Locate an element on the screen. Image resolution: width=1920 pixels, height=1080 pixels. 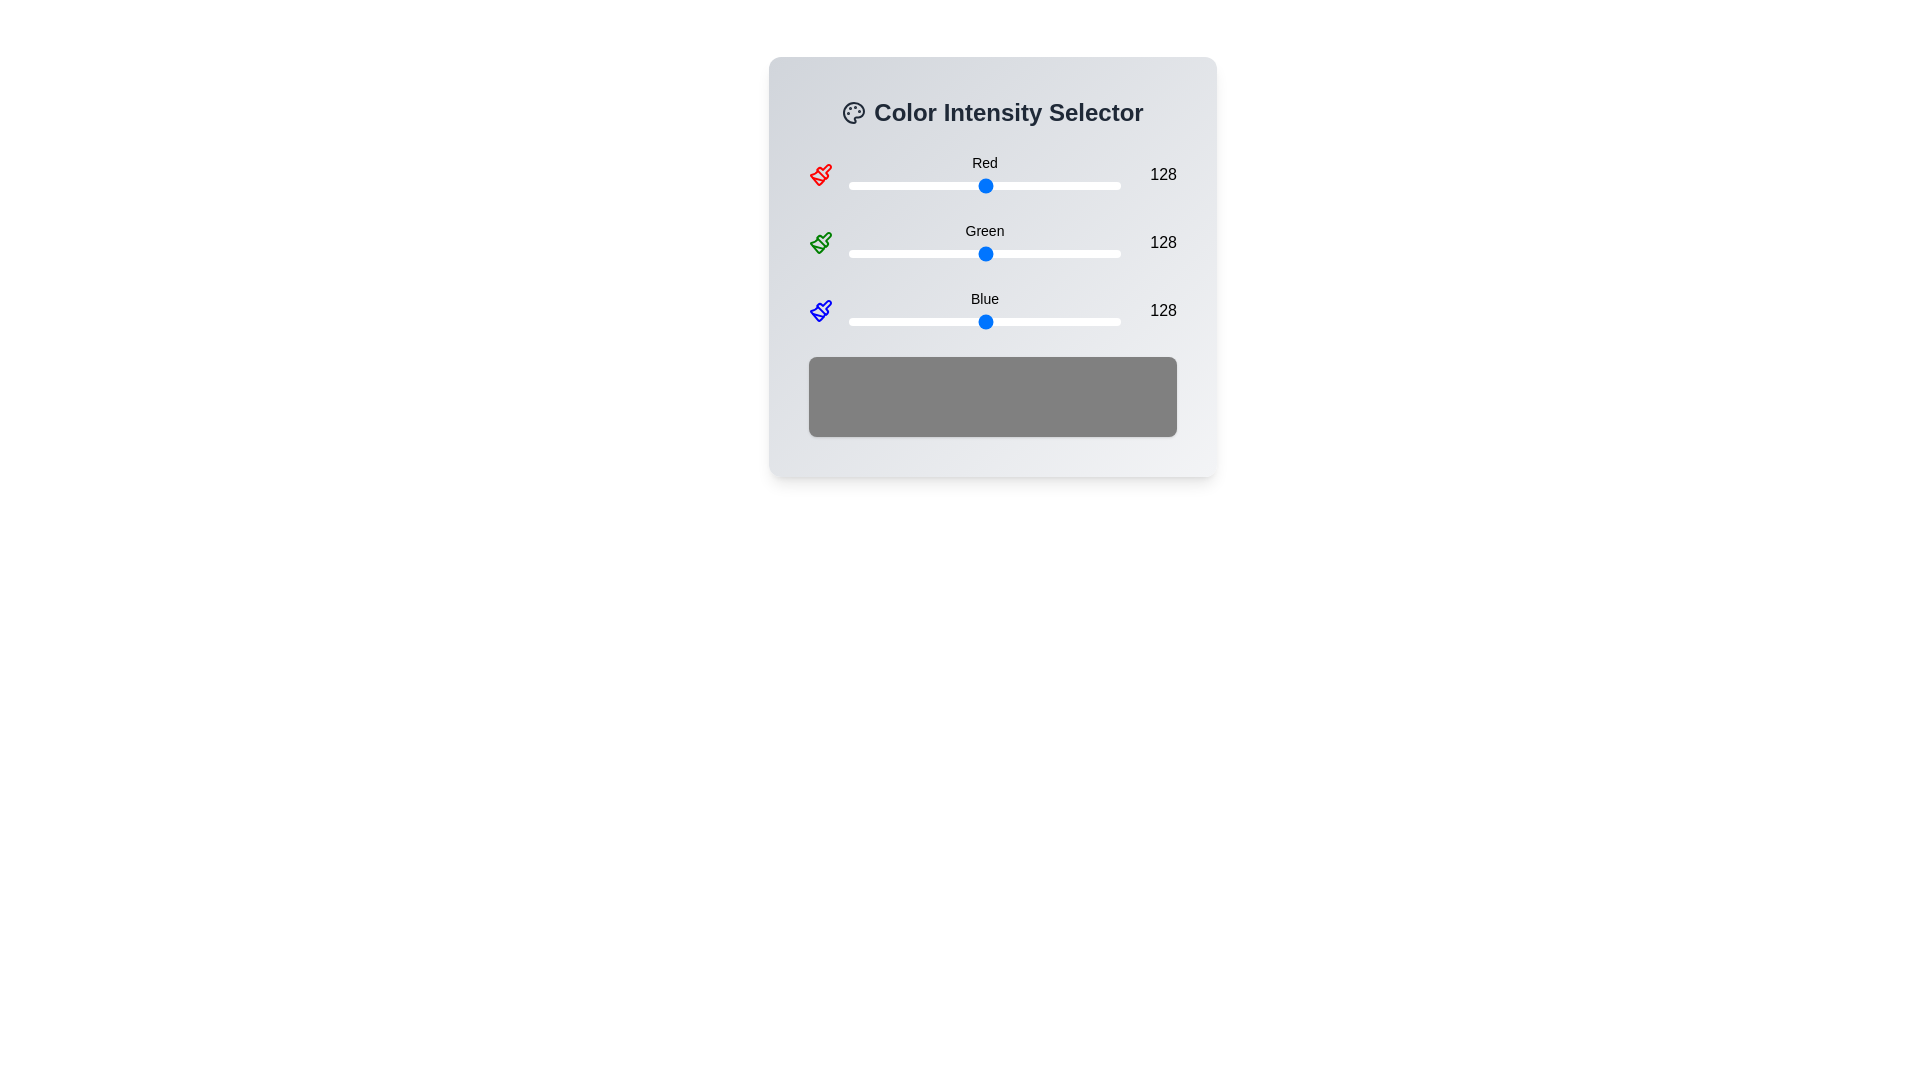
the blue color intensity is located at coordinates (851, 320).